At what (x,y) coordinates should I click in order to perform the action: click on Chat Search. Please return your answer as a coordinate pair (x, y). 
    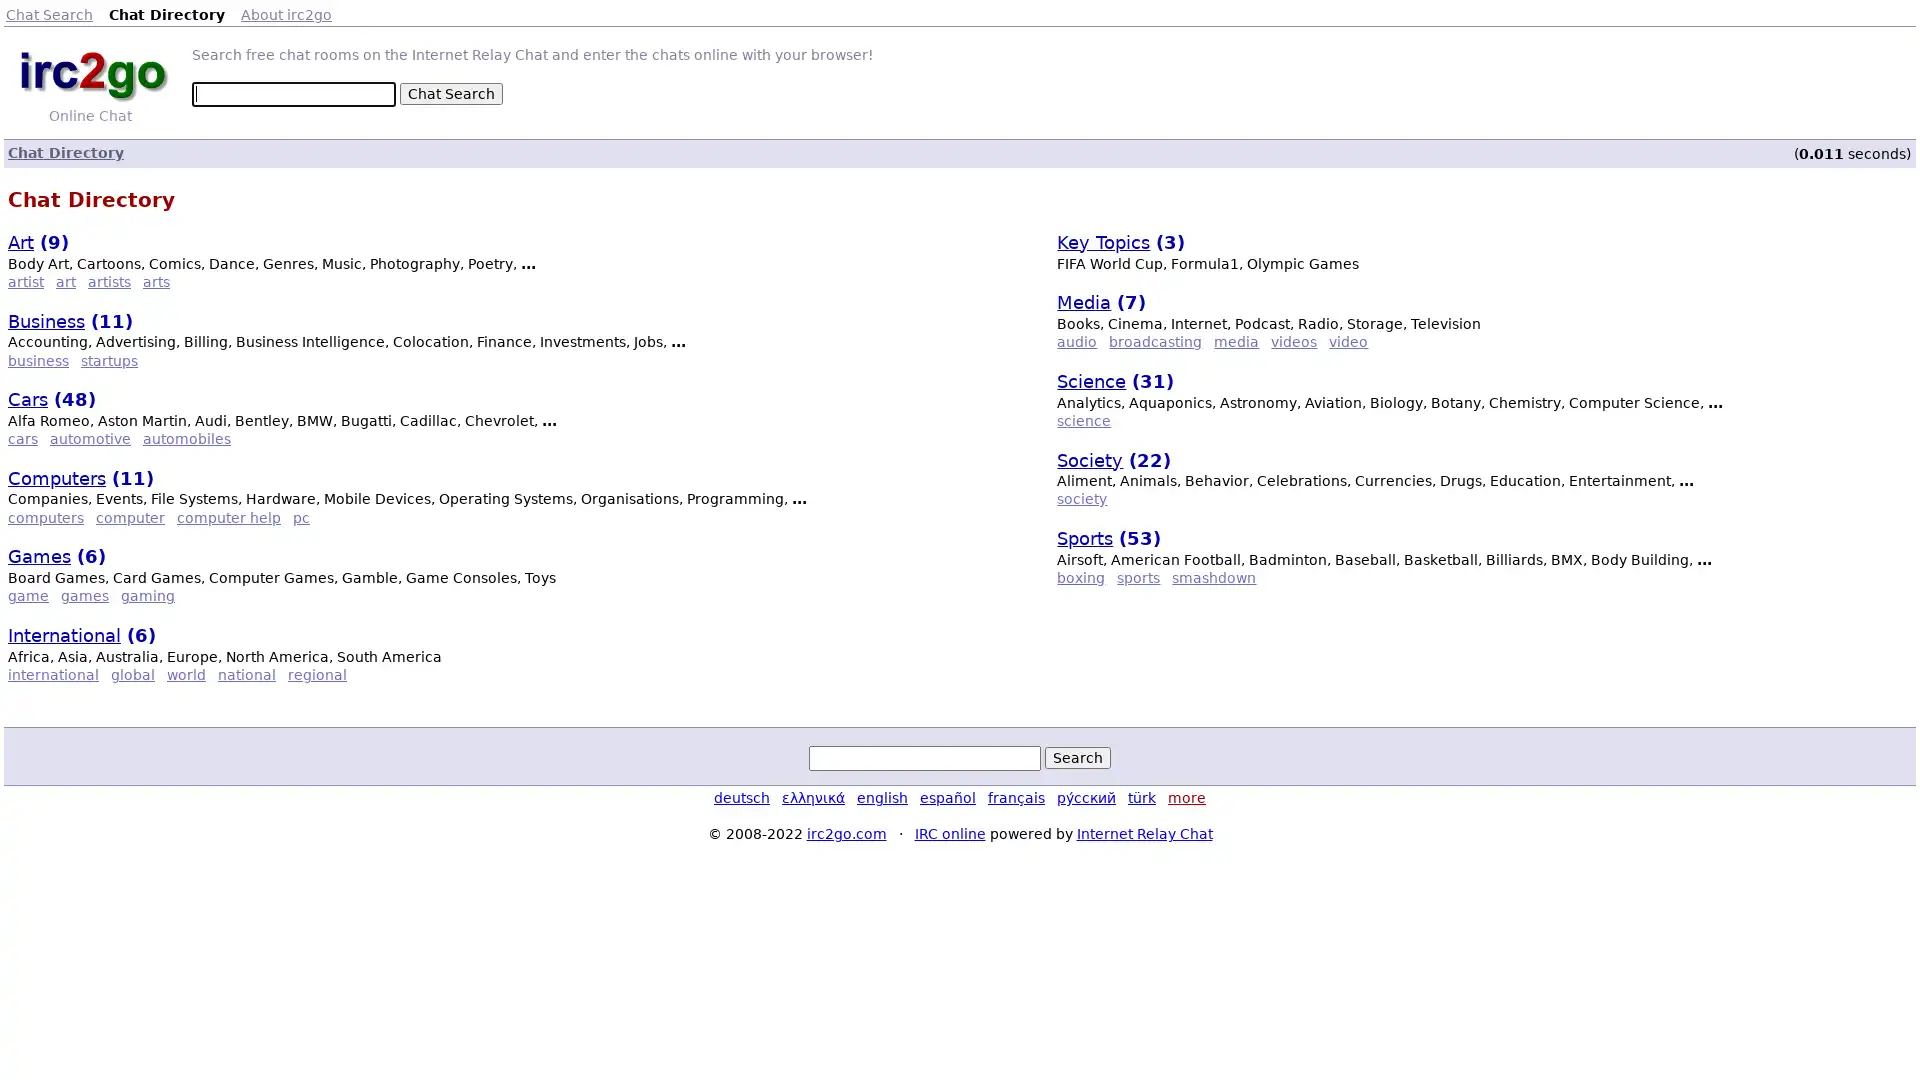
    Looking at the image, I should click on (450, 93).